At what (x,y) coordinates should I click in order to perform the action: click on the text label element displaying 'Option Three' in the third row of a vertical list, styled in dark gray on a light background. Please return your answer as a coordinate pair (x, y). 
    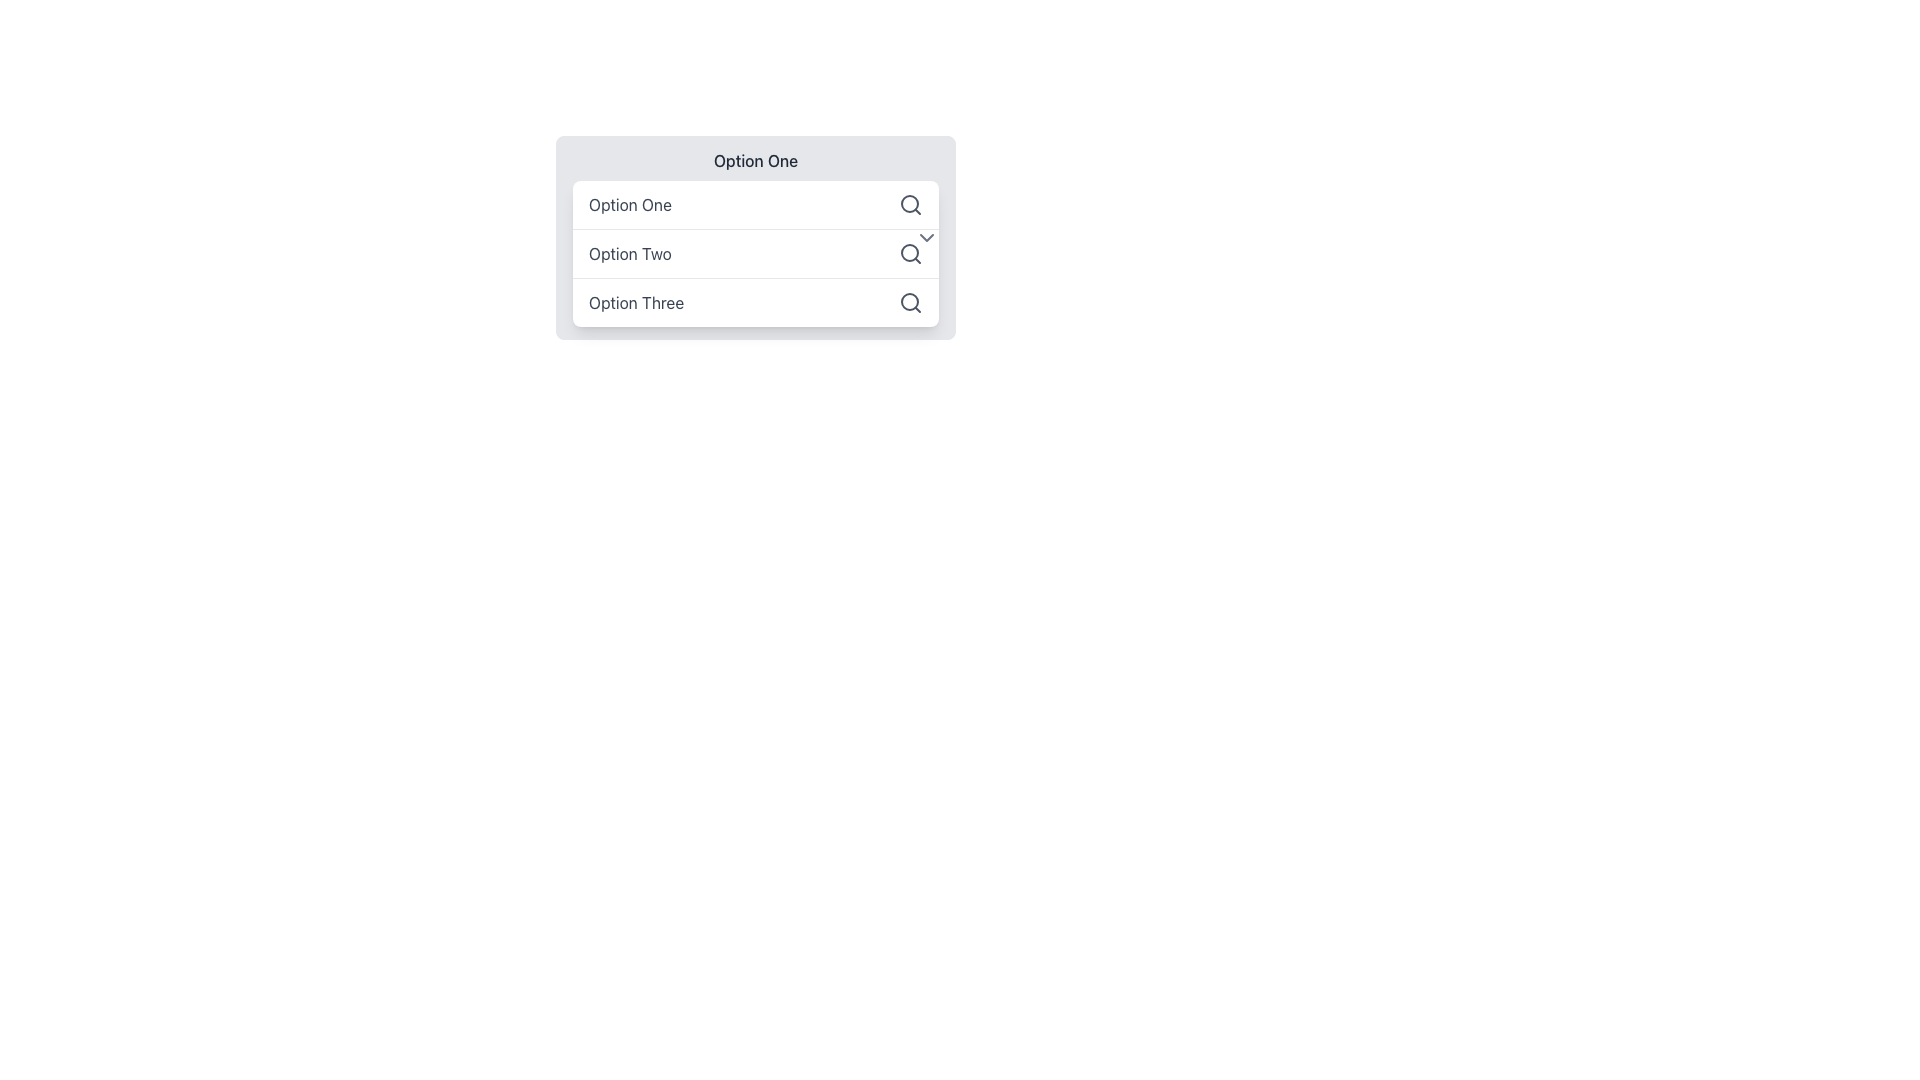
    Looking at the image, I should click on (635, 303).